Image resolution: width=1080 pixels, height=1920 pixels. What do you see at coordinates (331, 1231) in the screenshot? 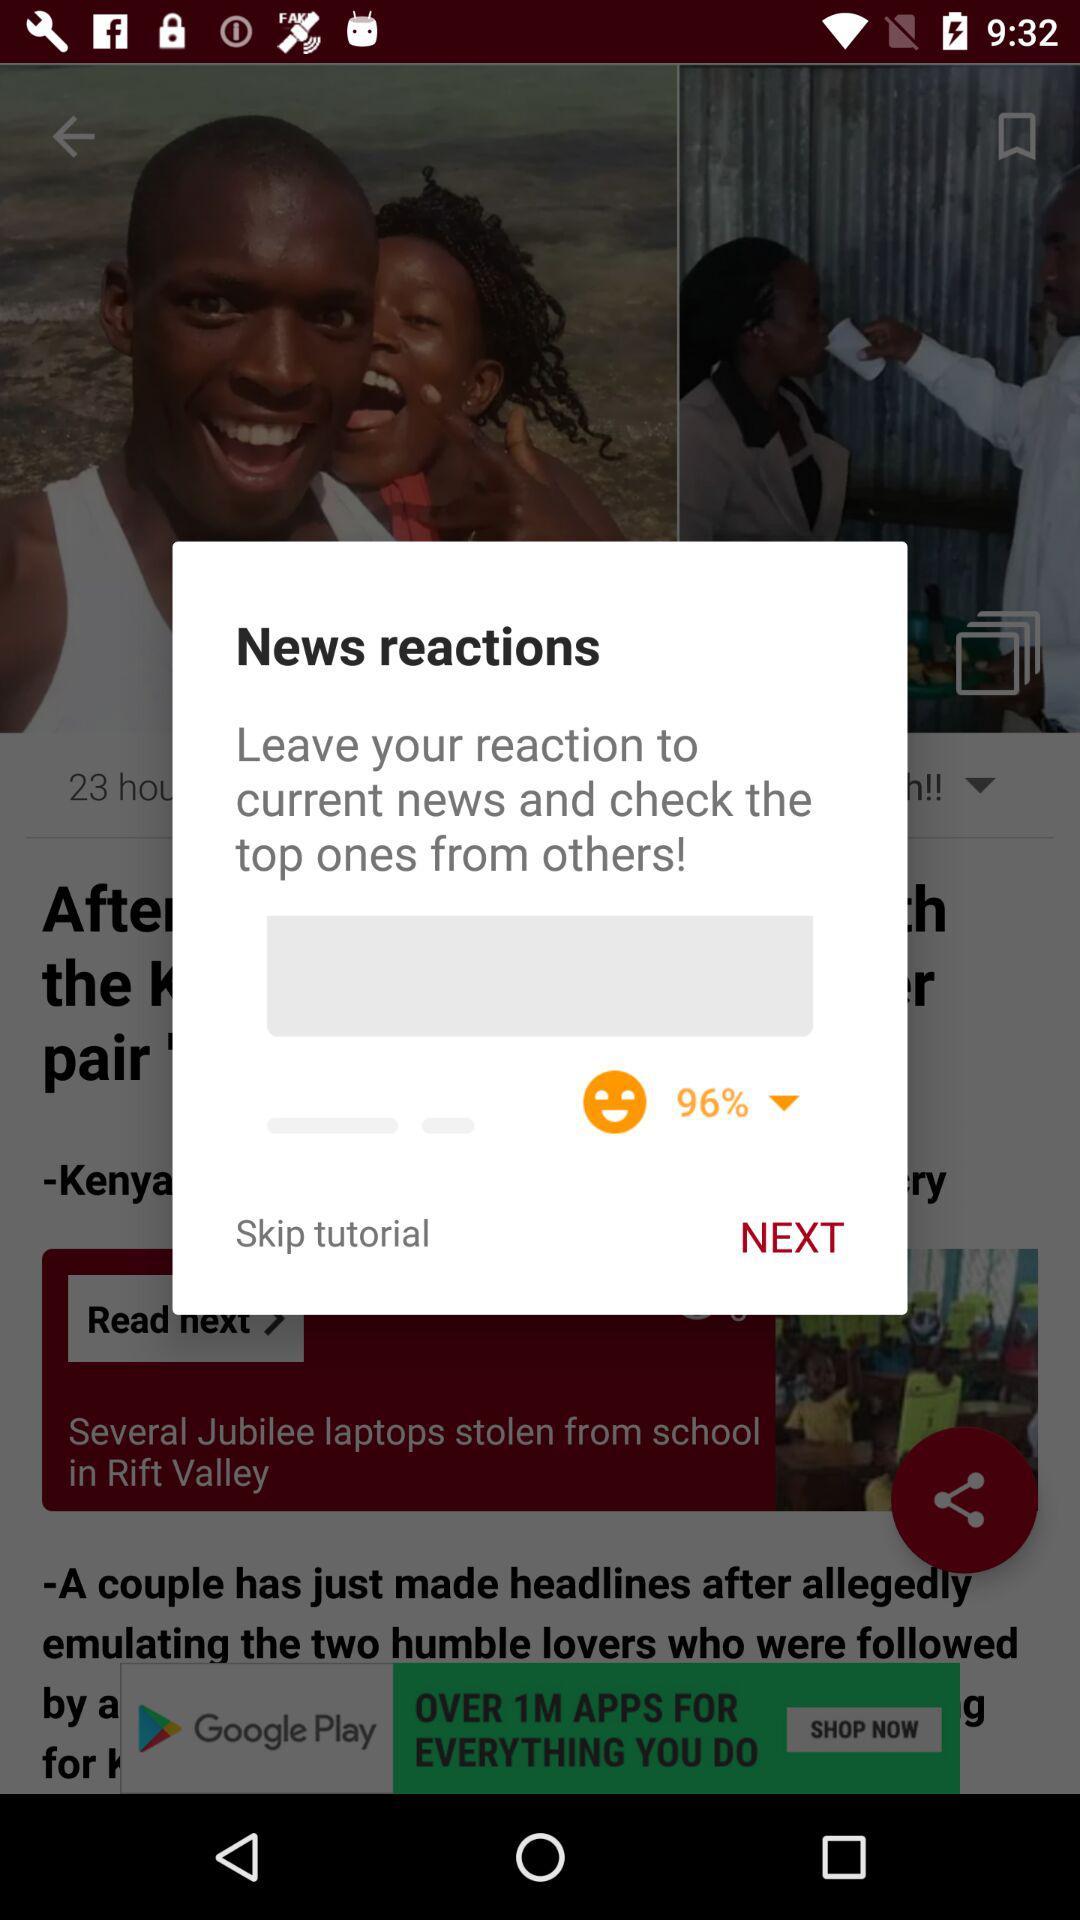
I see `the item to the left of the next icon` at bounding box center [331, 1231].